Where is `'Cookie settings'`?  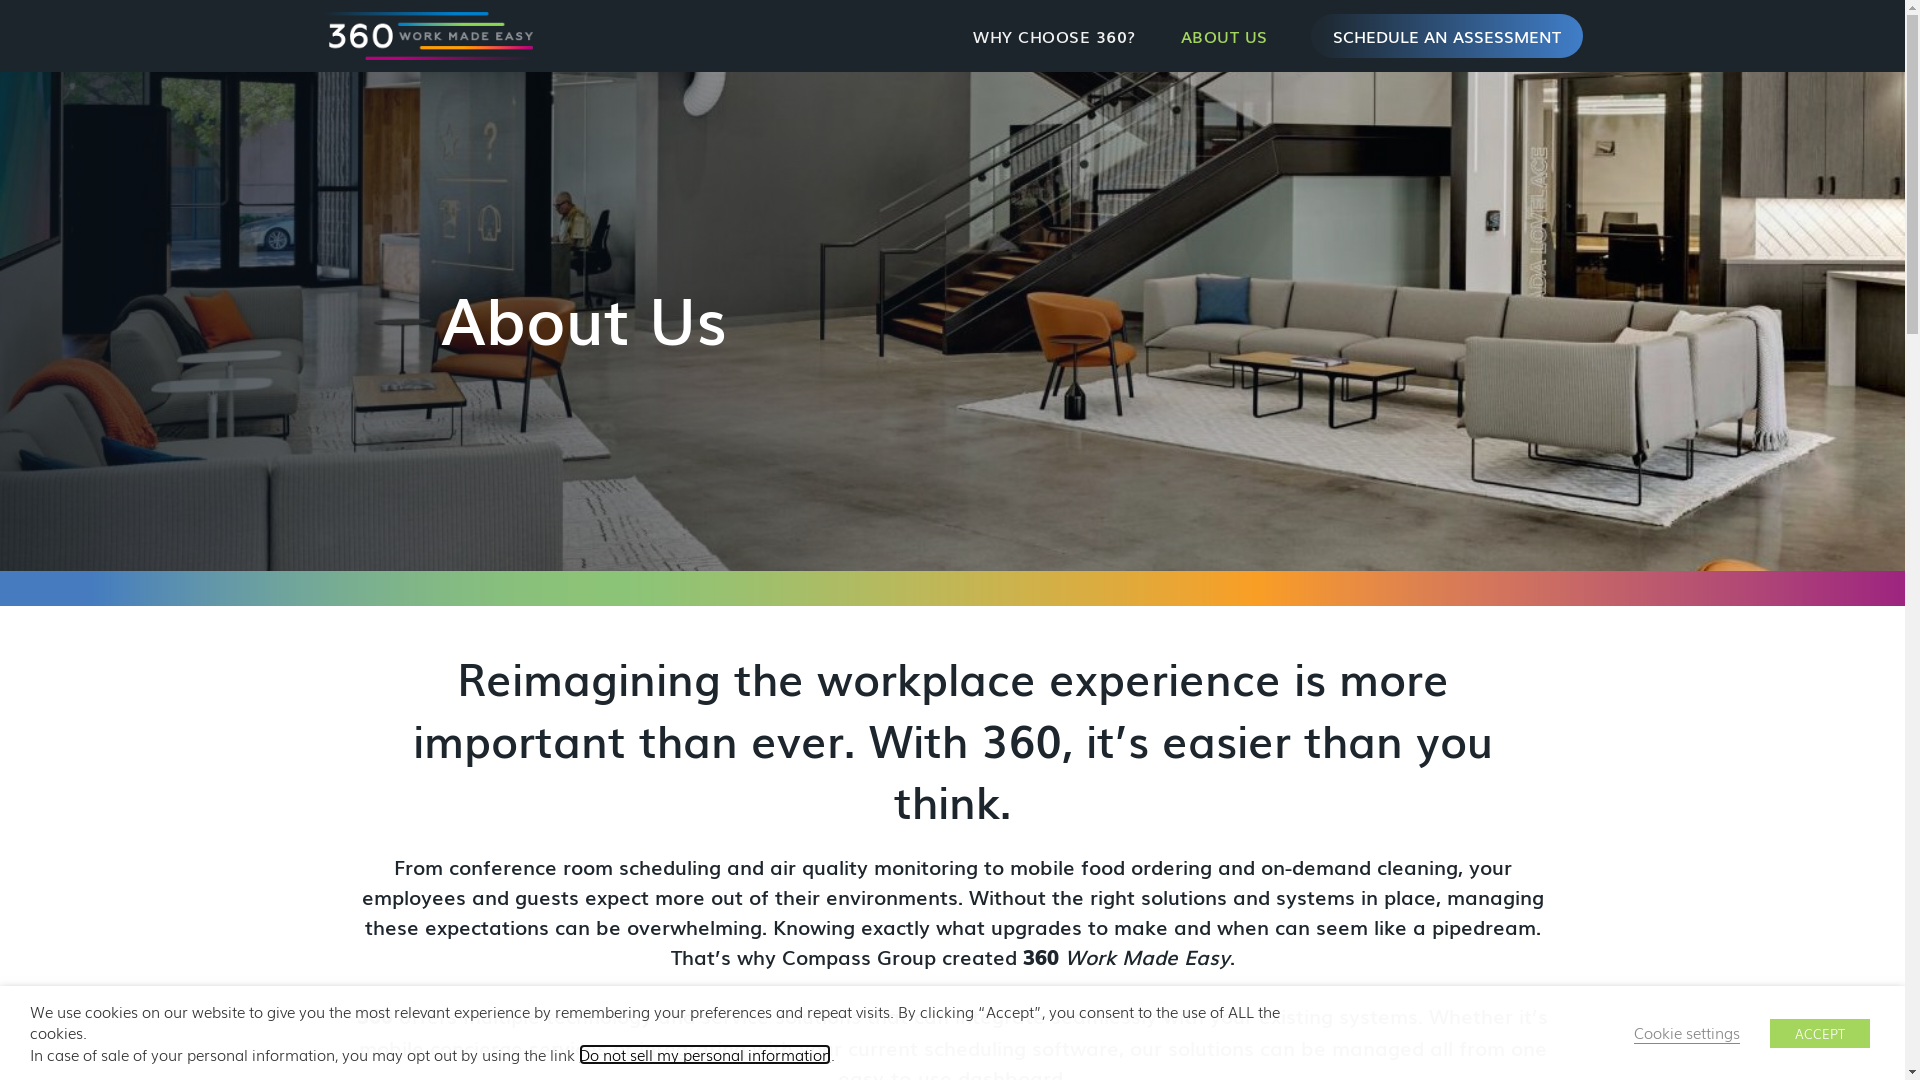
'Cookie settings' is located at coordinates (1685, 1033).